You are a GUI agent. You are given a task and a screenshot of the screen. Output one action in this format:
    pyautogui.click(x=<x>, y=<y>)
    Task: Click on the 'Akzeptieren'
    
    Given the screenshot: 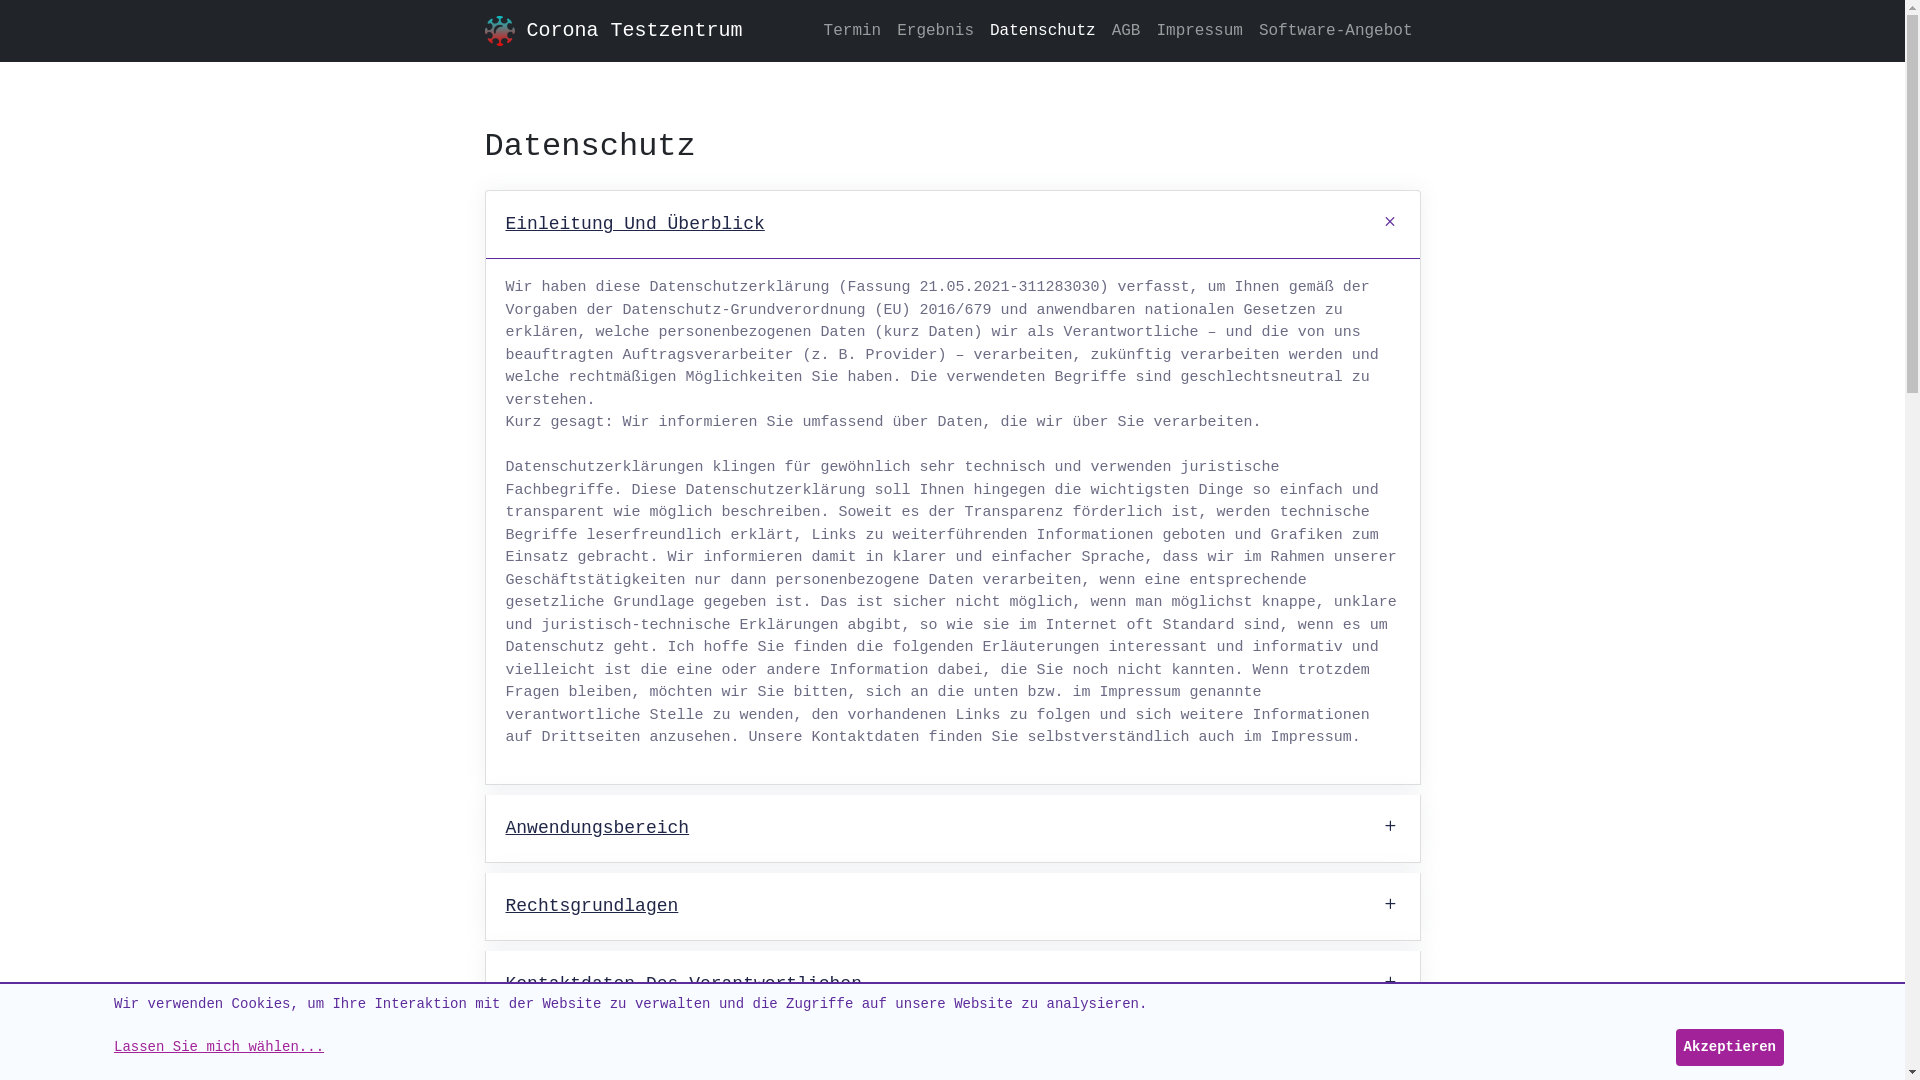 What is the action you would take?
    pyautogui.click(x=1728, y=1046)
    